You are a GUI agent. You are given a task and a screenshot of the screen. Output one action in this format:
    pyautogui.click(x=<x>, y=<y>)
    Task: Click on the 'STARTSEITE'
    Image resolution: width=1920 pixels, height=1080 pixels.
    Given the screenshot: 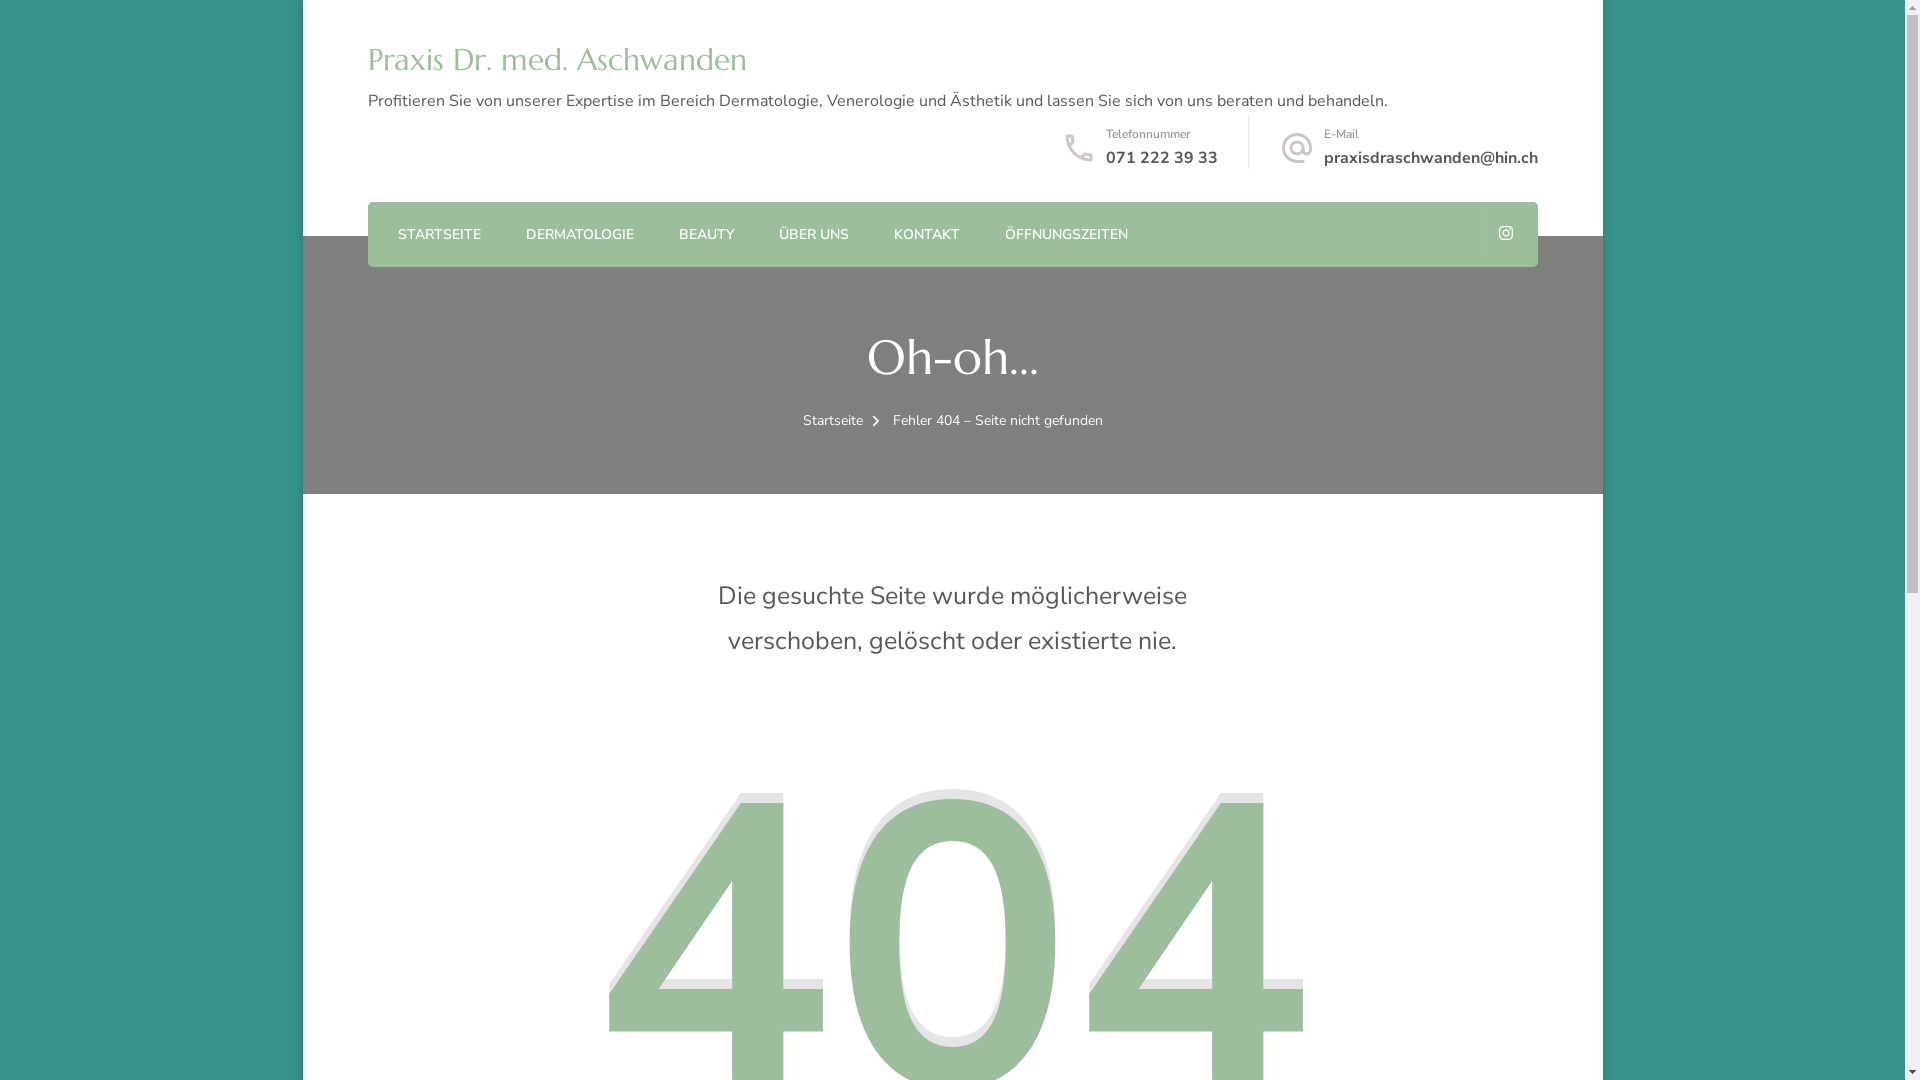 What is the action you would take?
    pyautogui.click(x=438, y=234)
    